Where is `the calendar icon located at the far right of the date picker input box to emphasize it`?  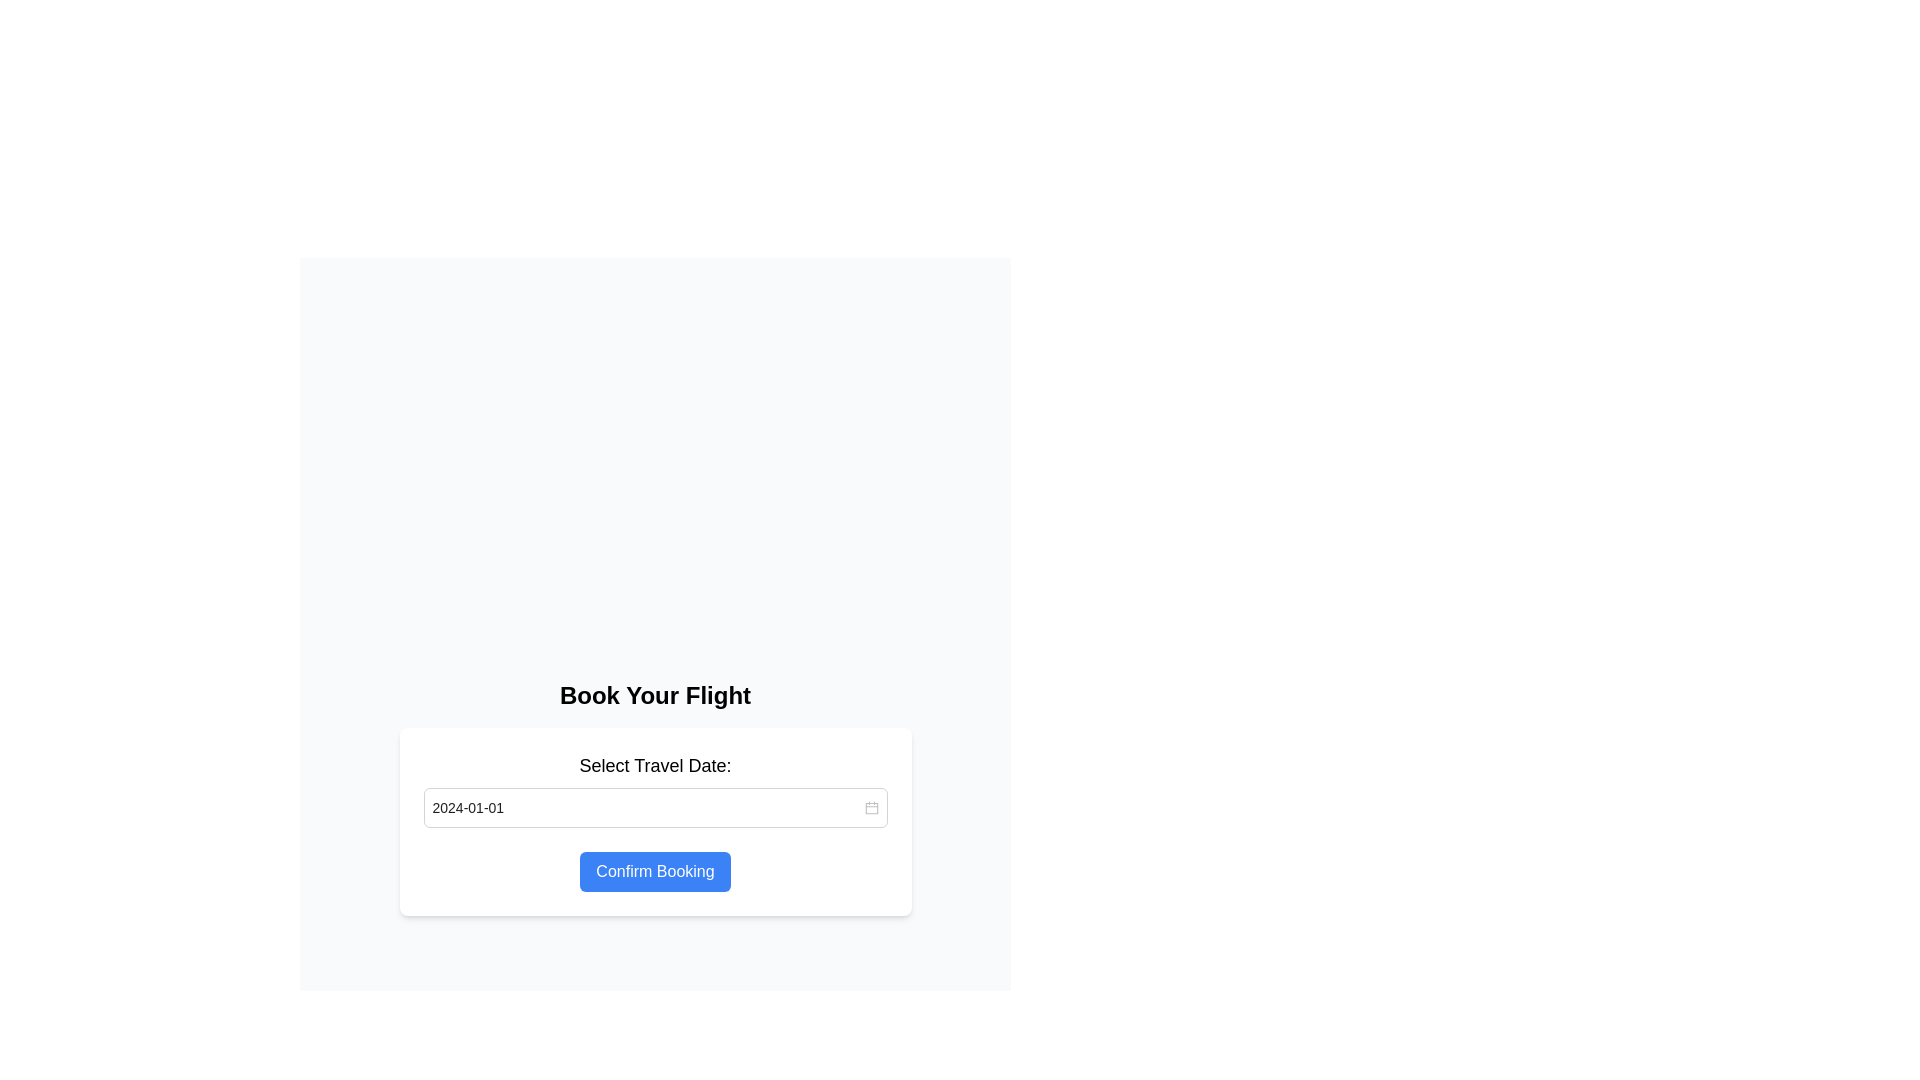 the calendar icon located at the far right of the date picker input box to emphasize it is located at coordinates (871, 806).